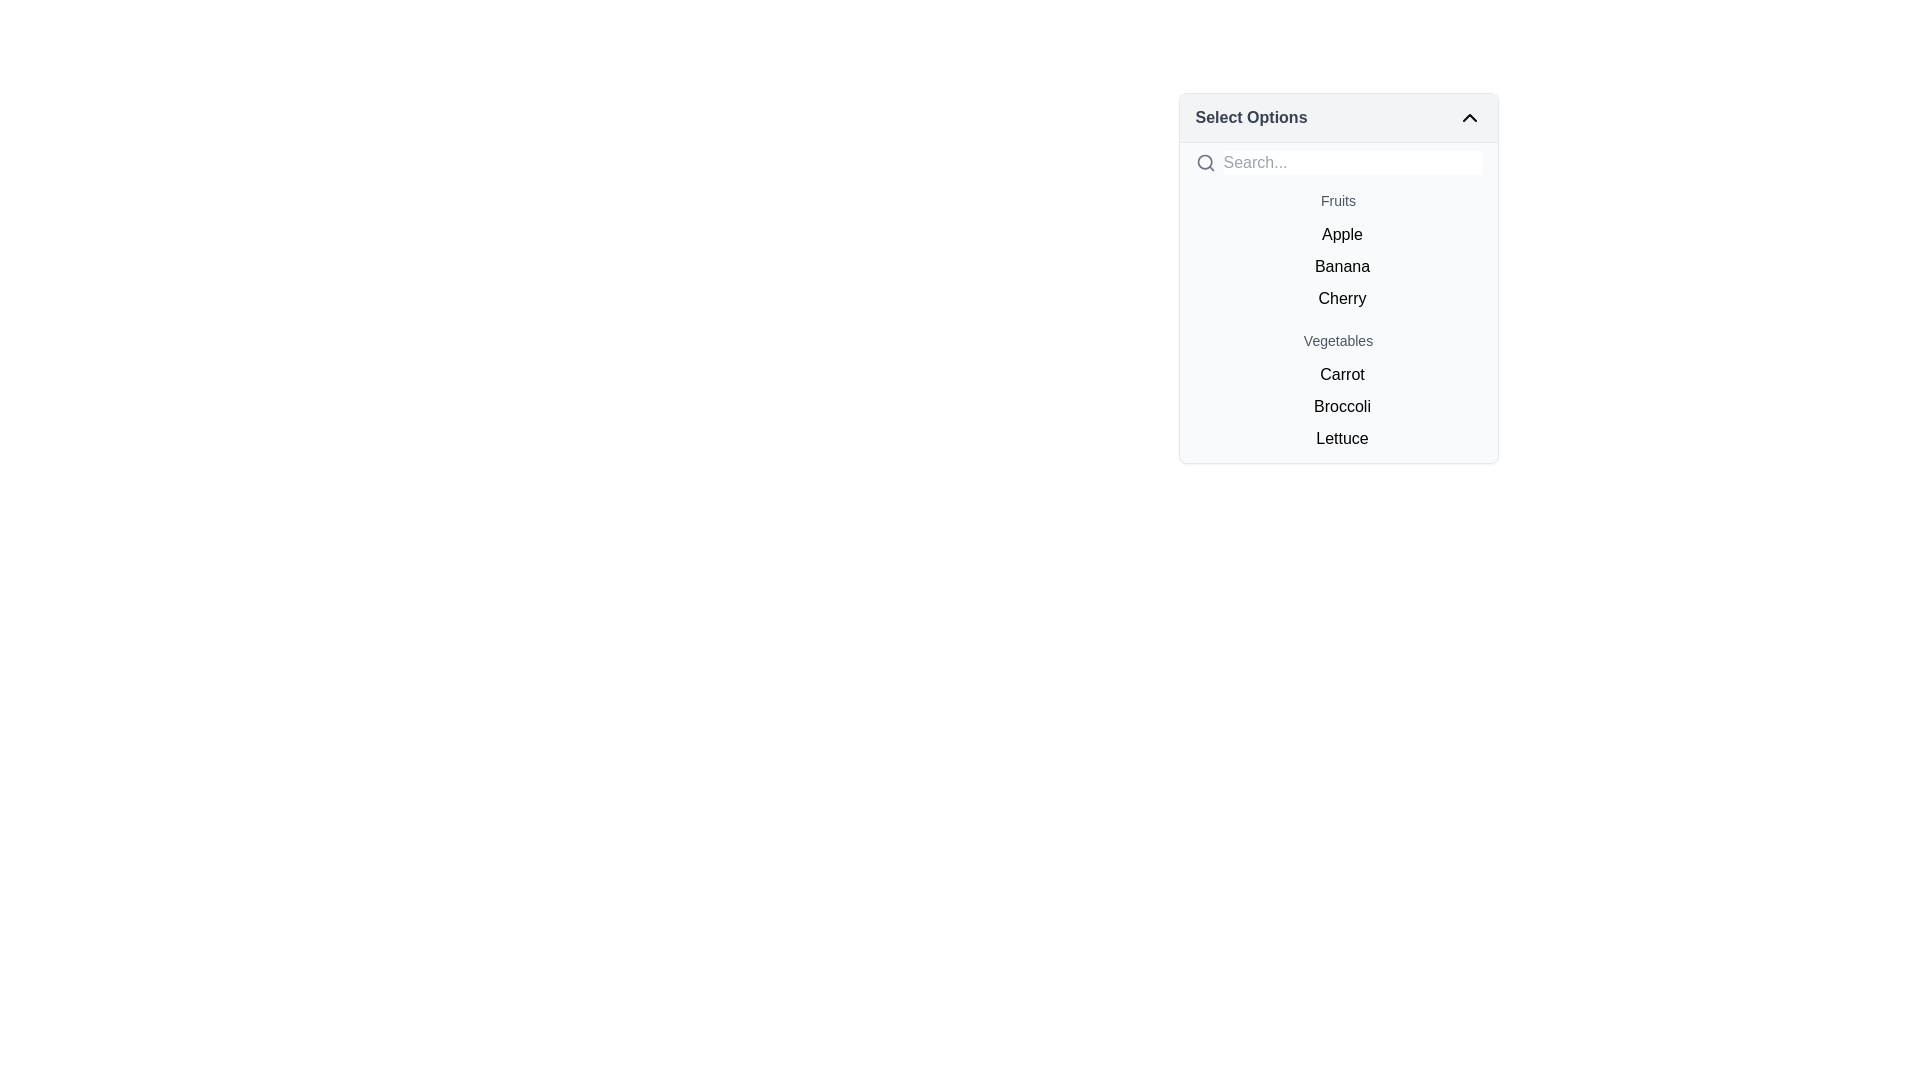  What do you see at coordinates (1338, 261) in the screenshot?
I see `the list element containing the text items 'Apple', 'Banana', and 'Cherry' located in the dropdown menu under the section labeled 'Fruits'` at bounding box center [1338, 261].